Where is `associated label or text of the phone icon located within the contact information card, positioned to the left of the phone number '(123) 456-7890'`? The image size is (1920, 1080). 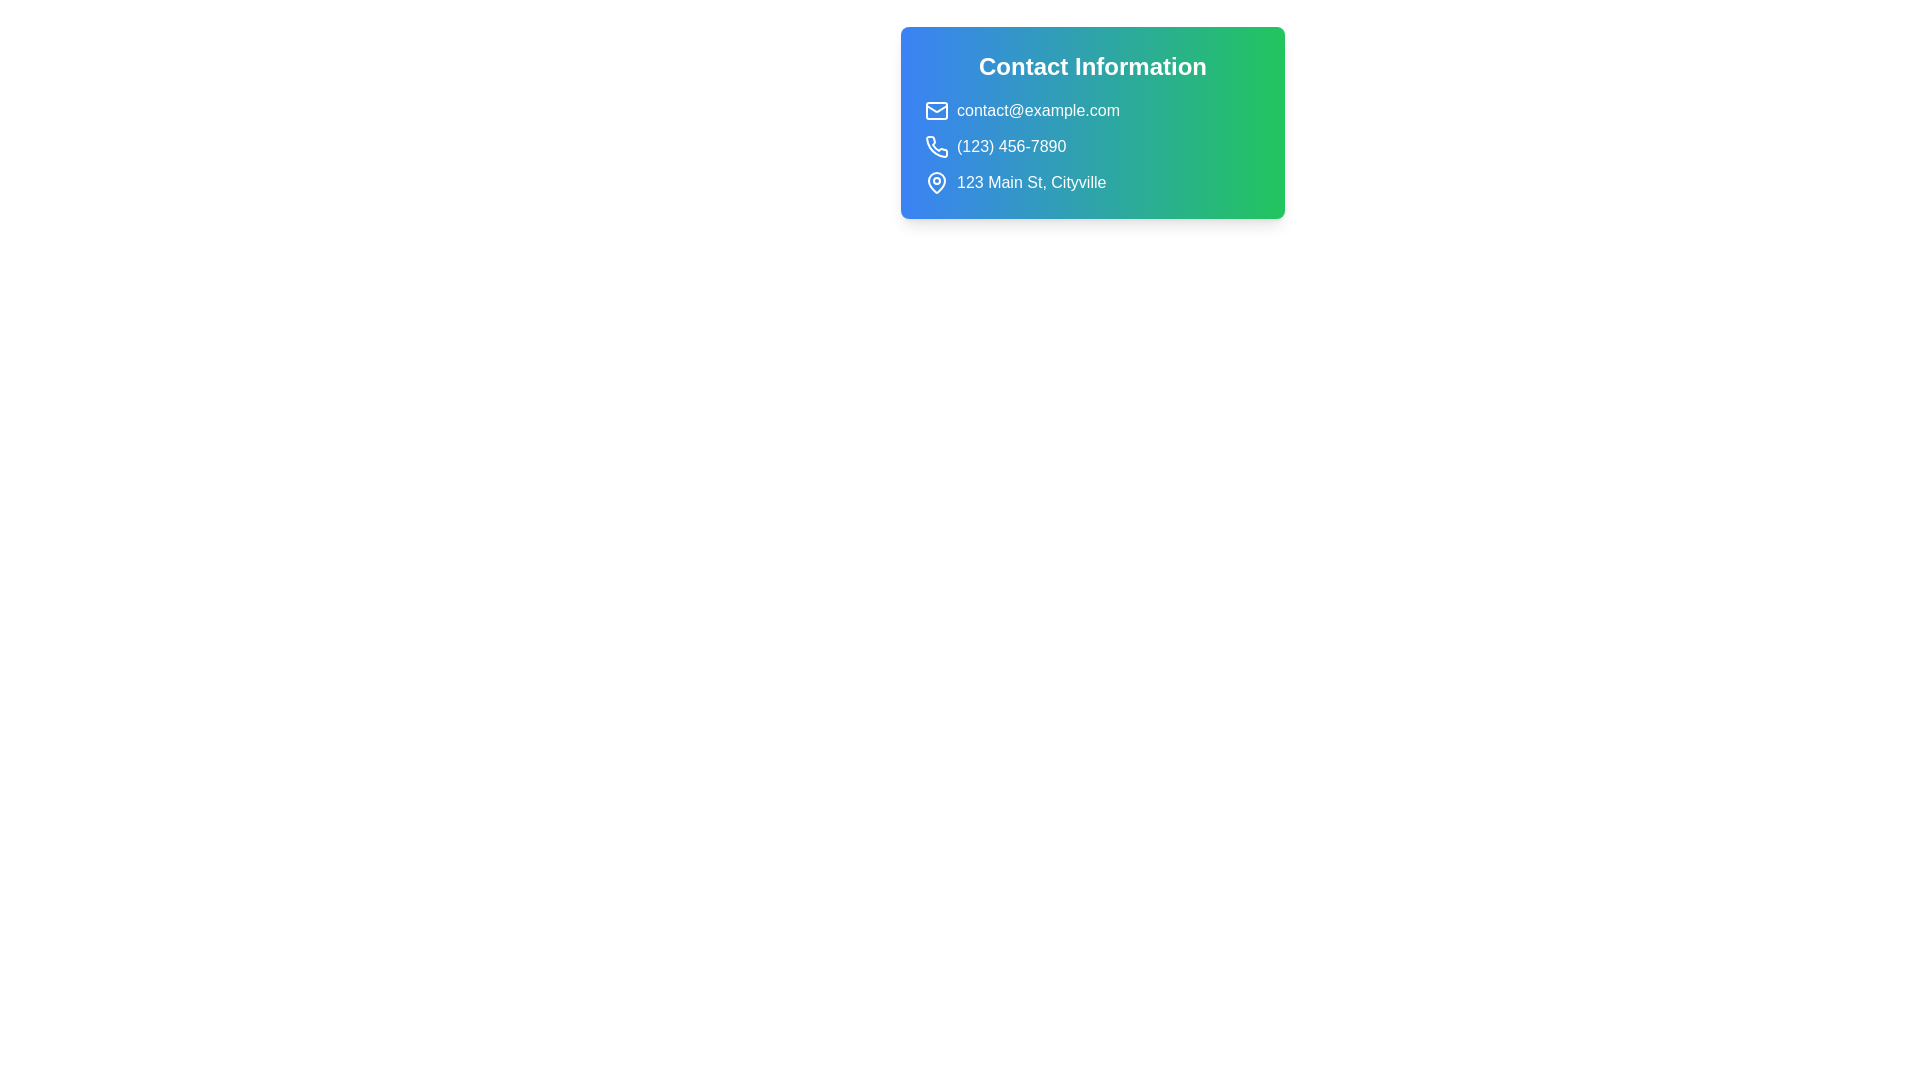 associated label or text of the phone icon located within the contact information card, positioned to the left of the phone number '(123) 456-7890' is located at coordinates (935, 145).